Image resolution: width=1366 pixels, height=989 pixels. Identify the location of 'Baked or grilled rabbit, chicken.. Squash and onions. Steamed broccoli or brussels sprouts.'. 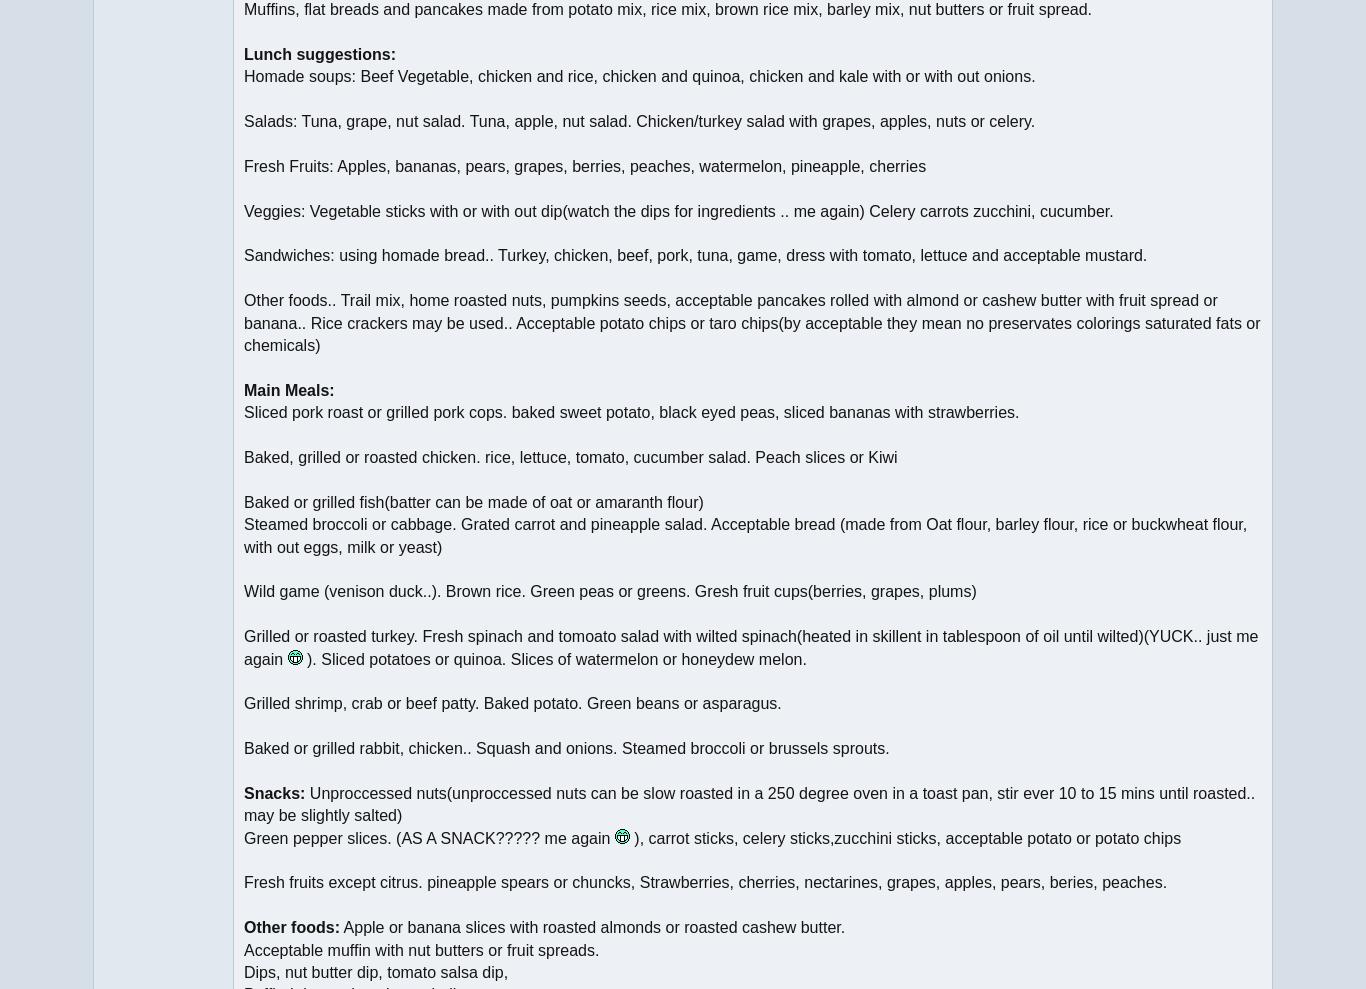
(566, 748).